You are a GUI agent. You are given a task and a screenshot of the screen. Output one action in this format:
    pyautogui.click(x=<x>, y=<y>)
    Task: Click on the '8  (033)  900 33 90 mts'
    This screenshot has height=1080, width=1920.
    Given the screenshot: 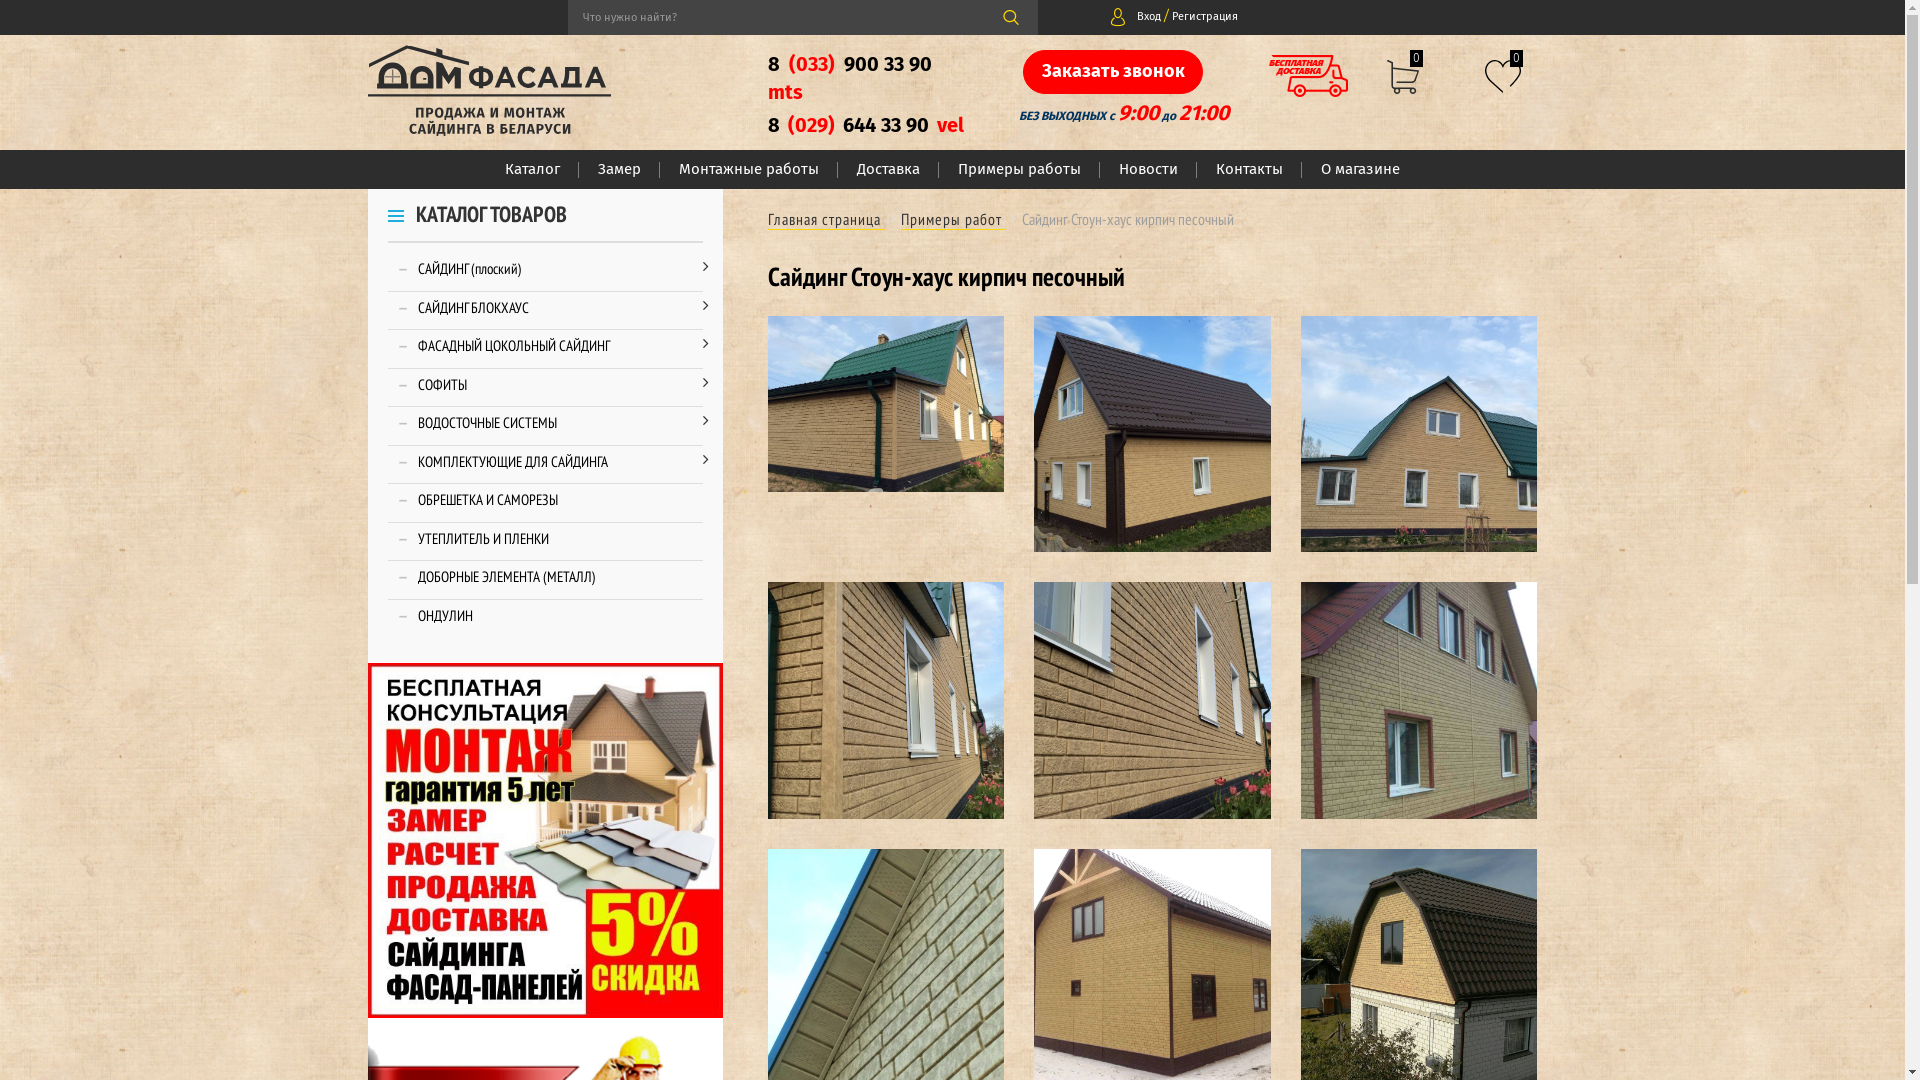 What is the action you would take?
    pyautogui.click(x=868, y=95)
    